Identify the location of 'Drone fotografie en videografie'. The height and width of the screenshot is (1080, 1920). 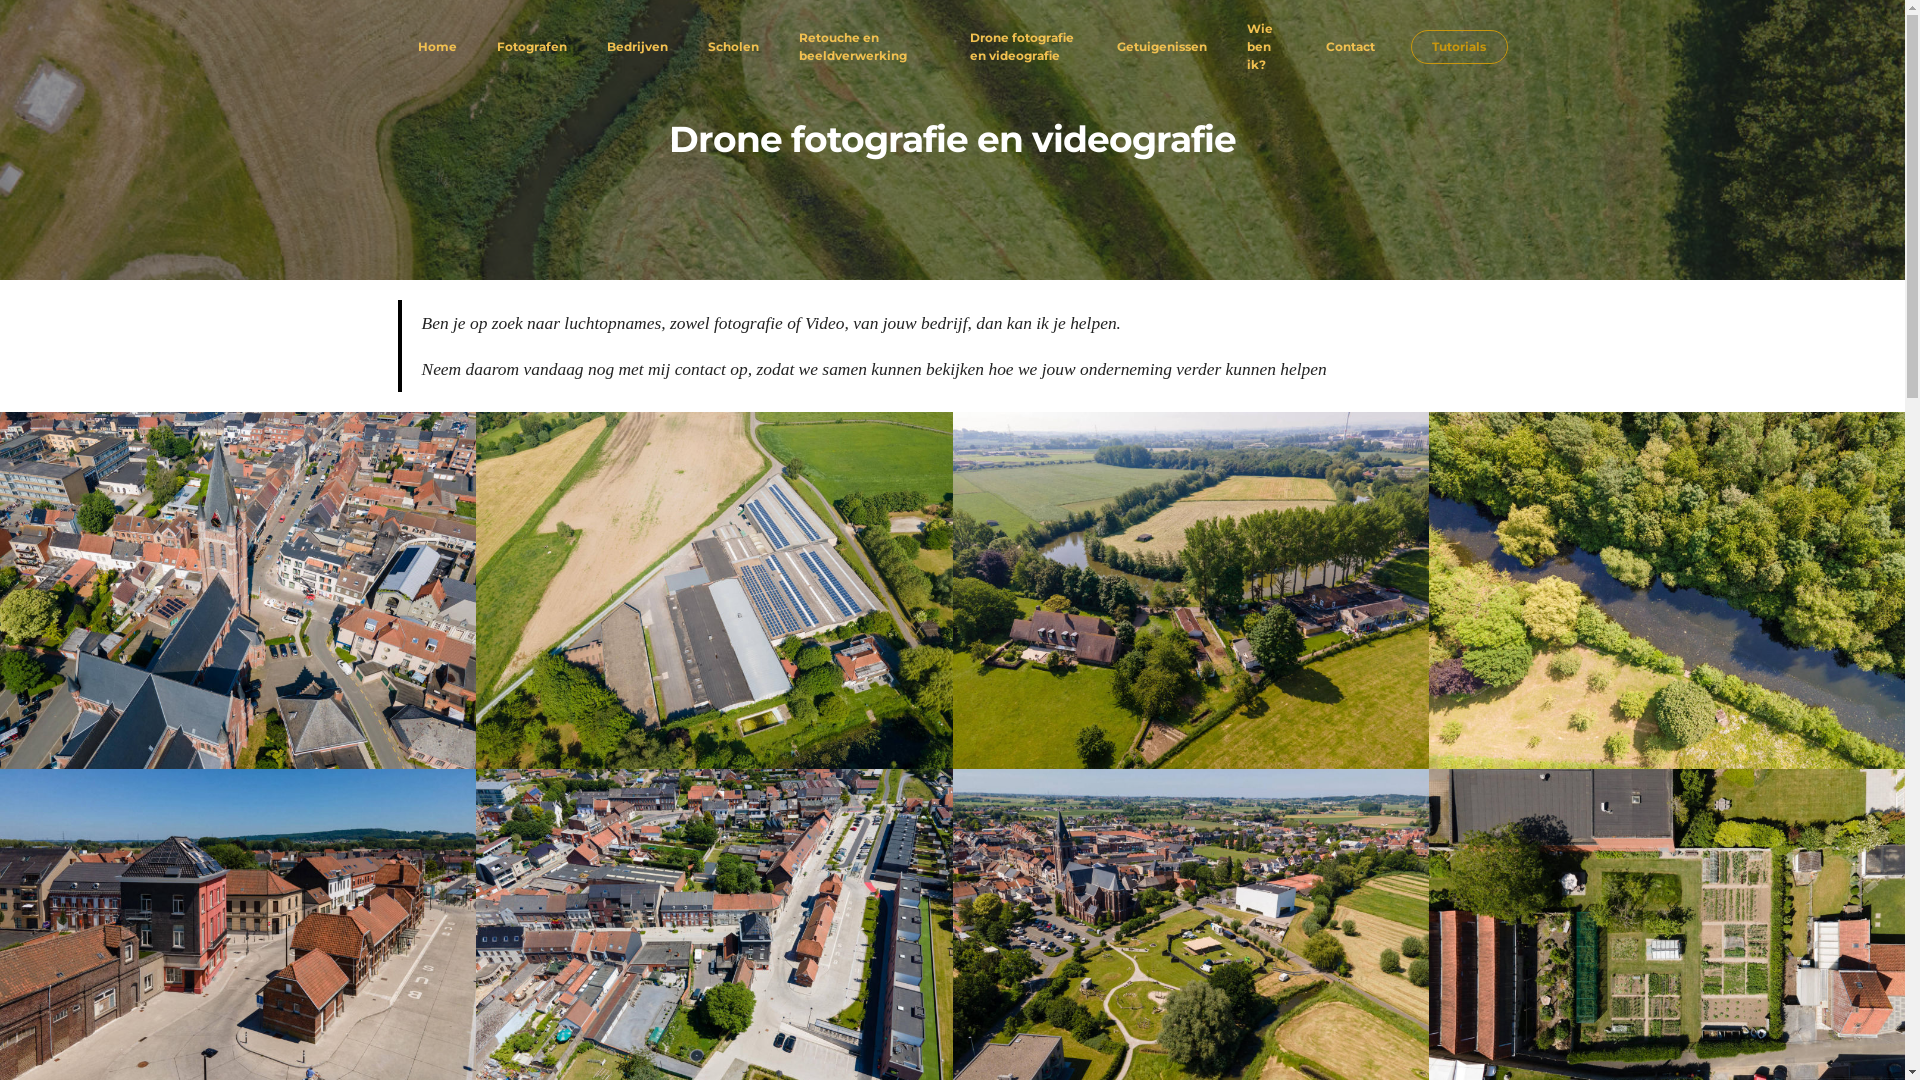
(1023, 45).